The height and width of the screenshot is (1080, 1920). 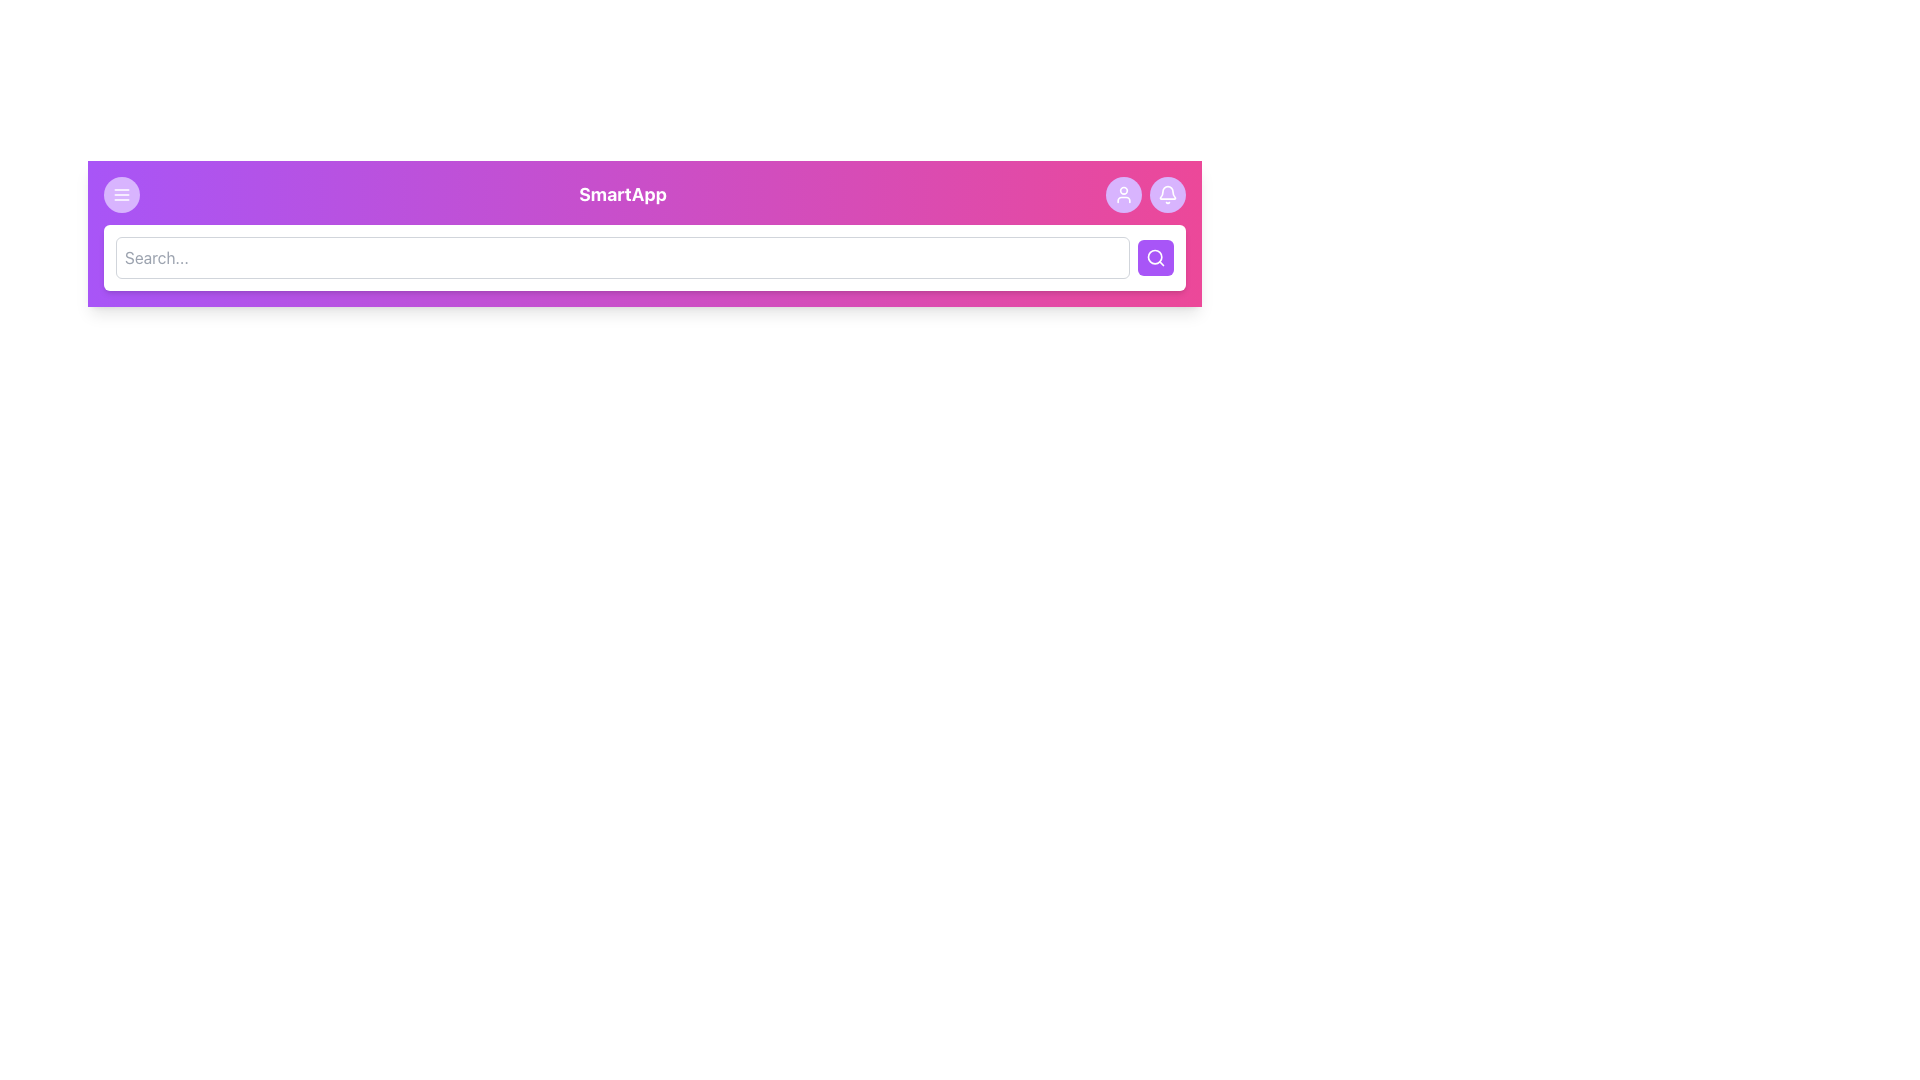 What do you see at coordinates (622, 195) in the screenshot?
I see `the static text element that serves as the title or logo for the application, located centrally in the header bar` at bounding box center [622, 195].